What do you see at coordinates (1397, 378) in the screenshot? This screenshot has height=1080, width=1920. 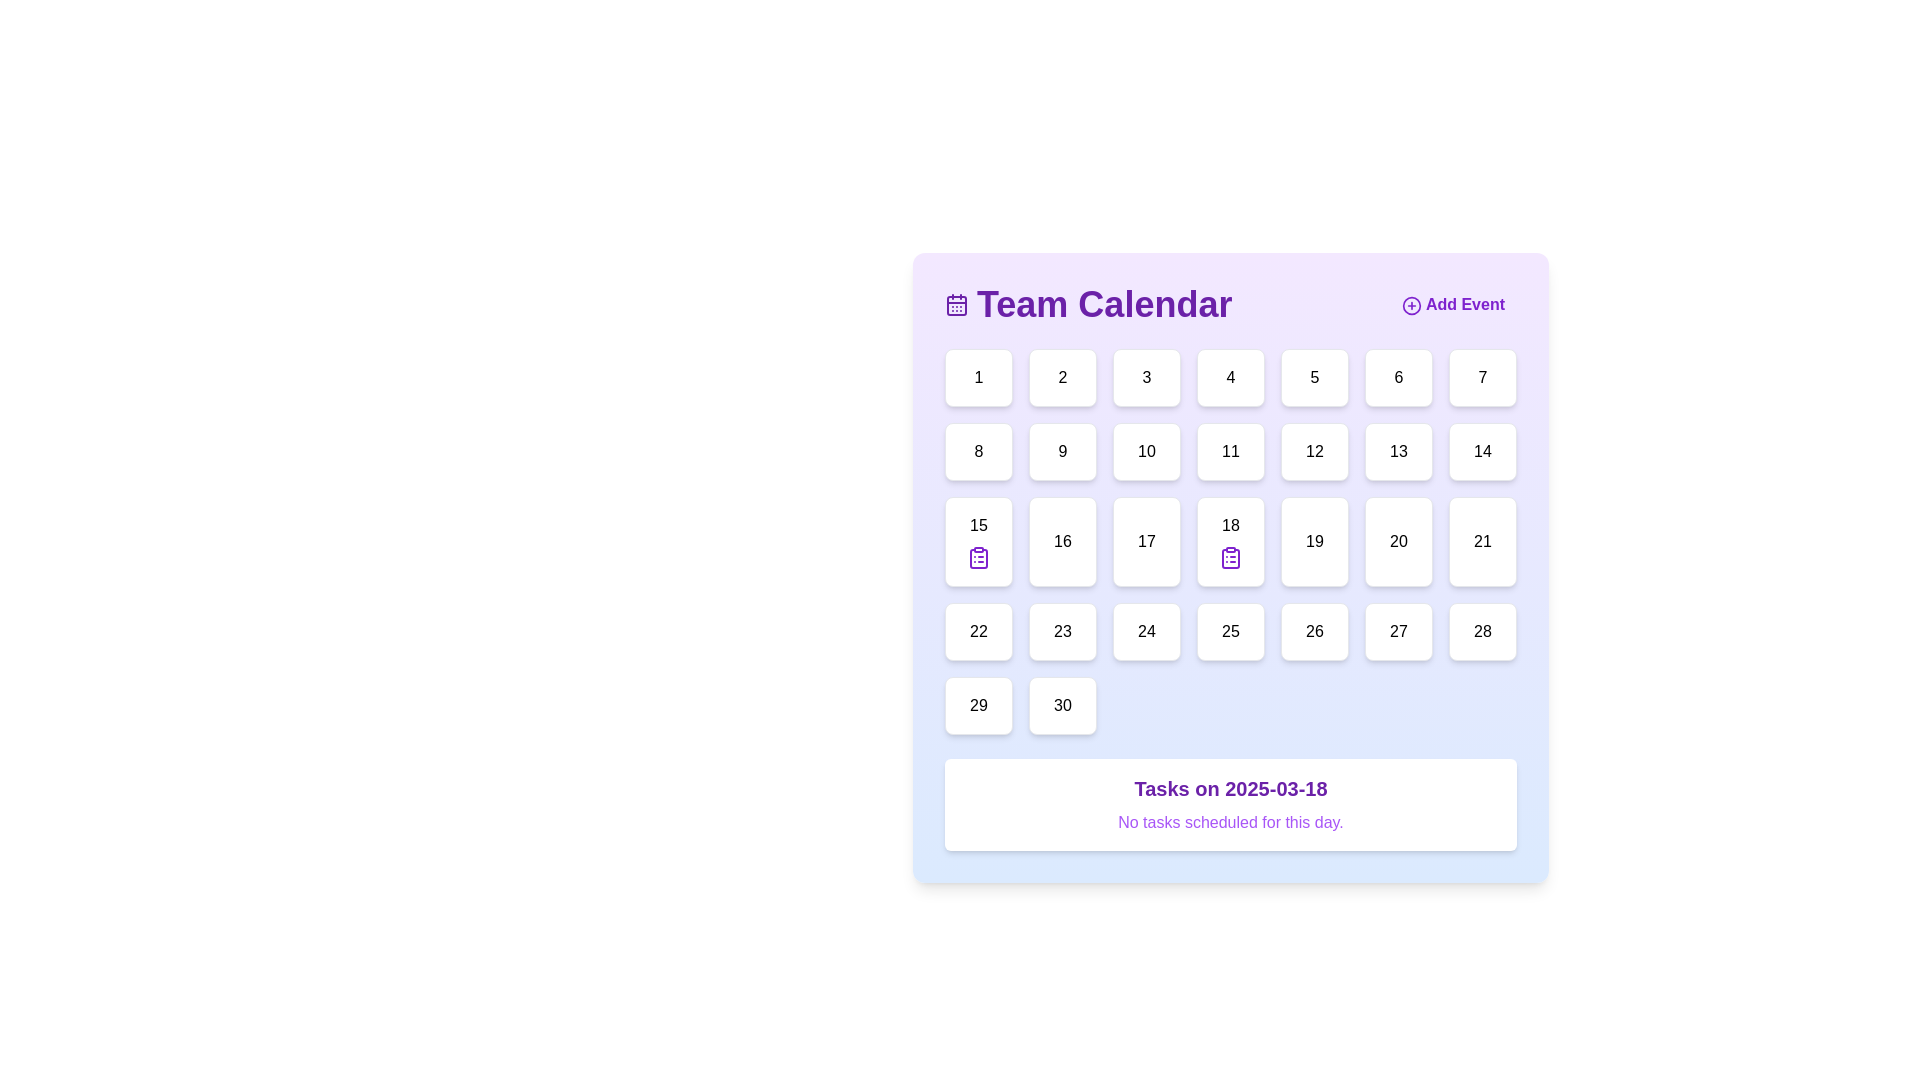 I see `the button labeled '6' in the calendar interface` at bounding box center [1397, 378].